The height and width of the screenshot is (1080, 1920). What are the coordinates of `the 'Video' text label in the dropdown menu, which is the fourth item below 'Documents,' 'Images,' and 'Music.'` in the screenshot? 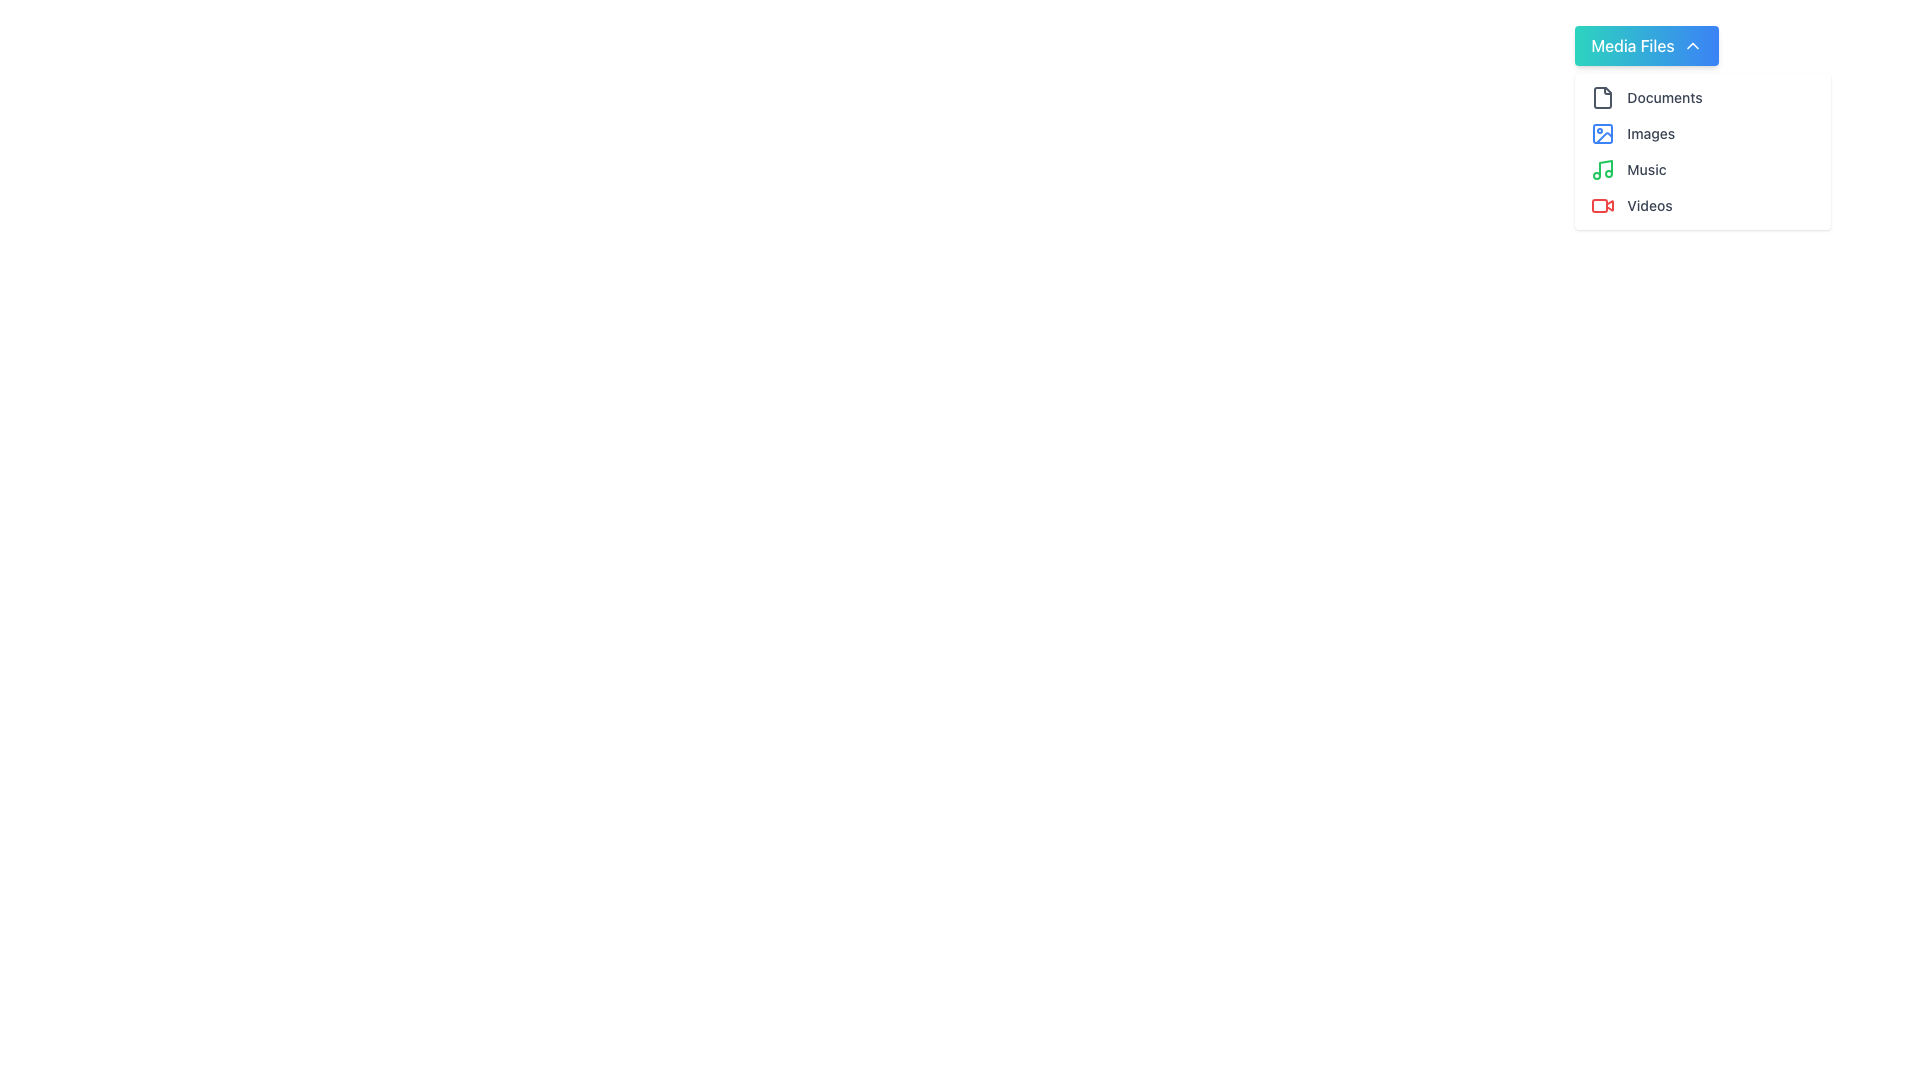 It's located at (1650, 205).